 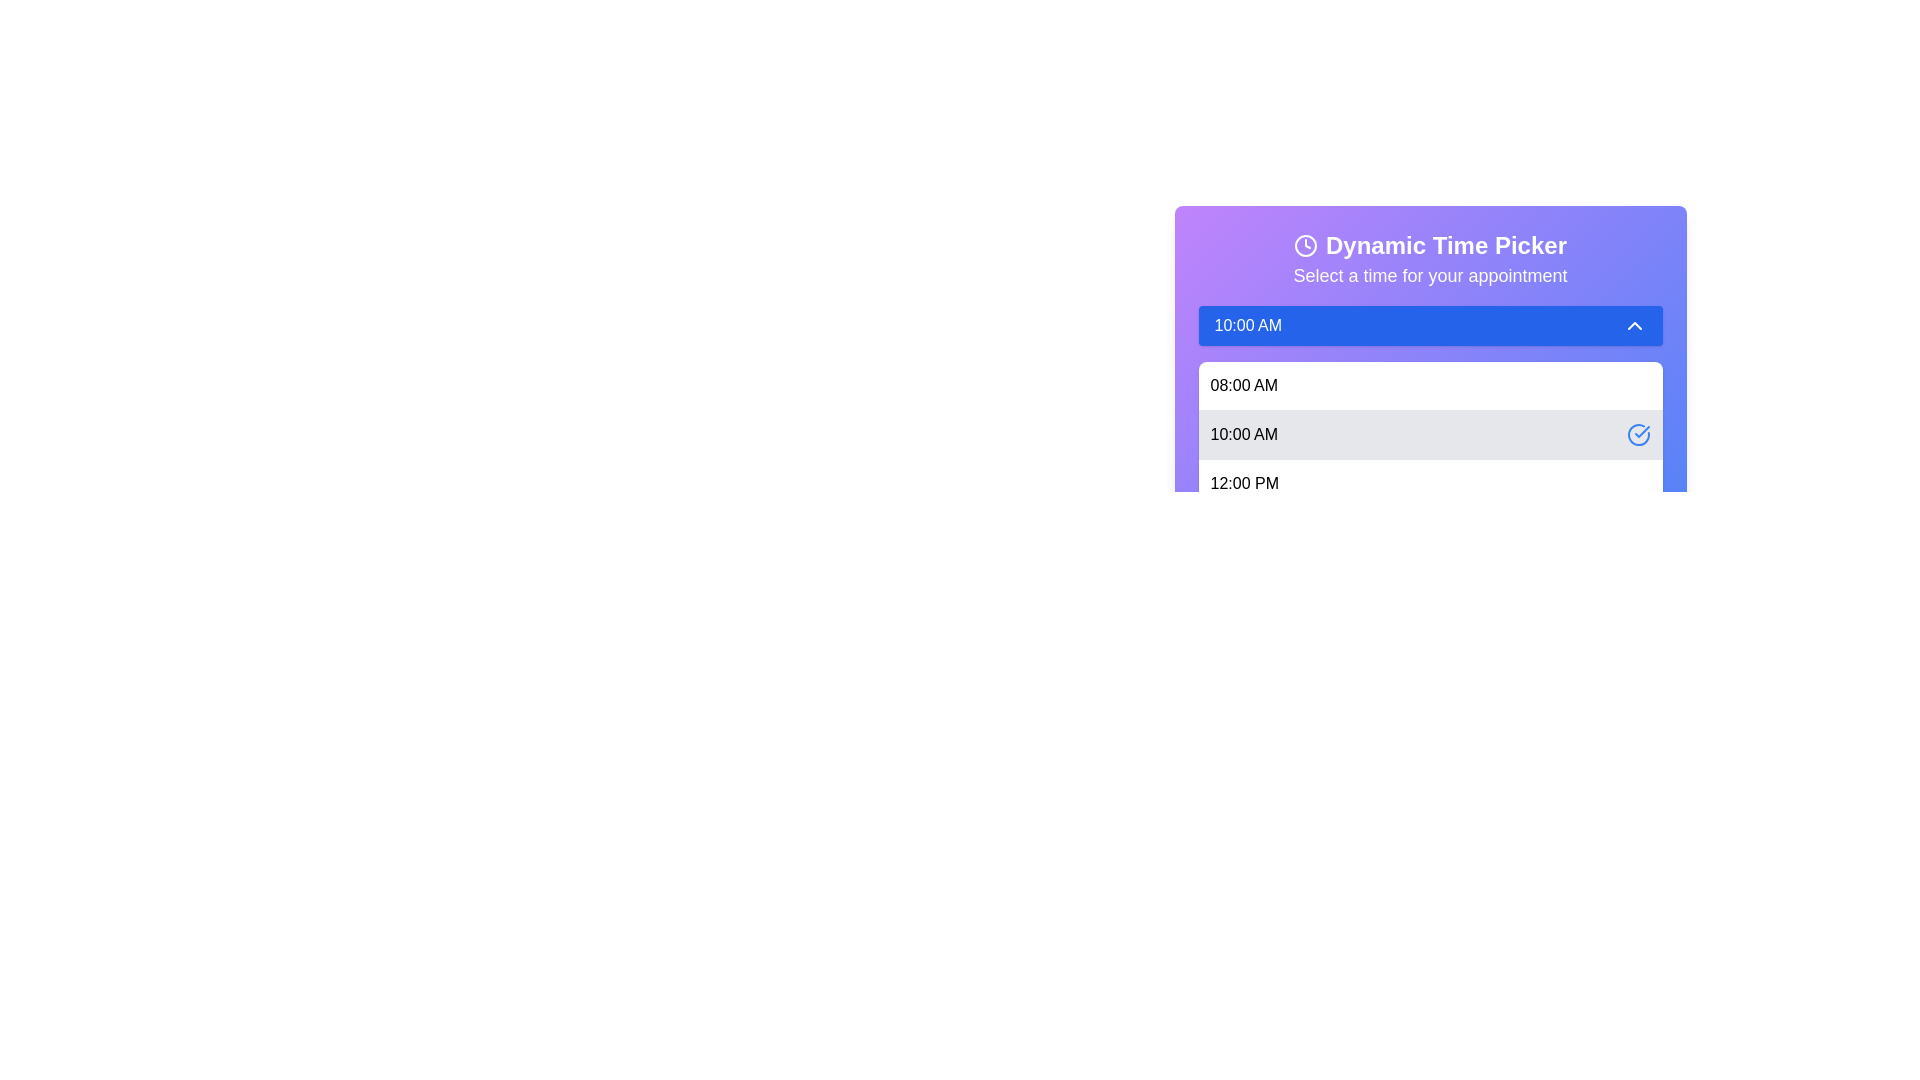 What do you see at coordinates (1305, 245) in the screenshot?
I see `the circular outline of the clock face within the clock icon located at the top-left corner of the time picker interface` at bounding box center [1305, 245].